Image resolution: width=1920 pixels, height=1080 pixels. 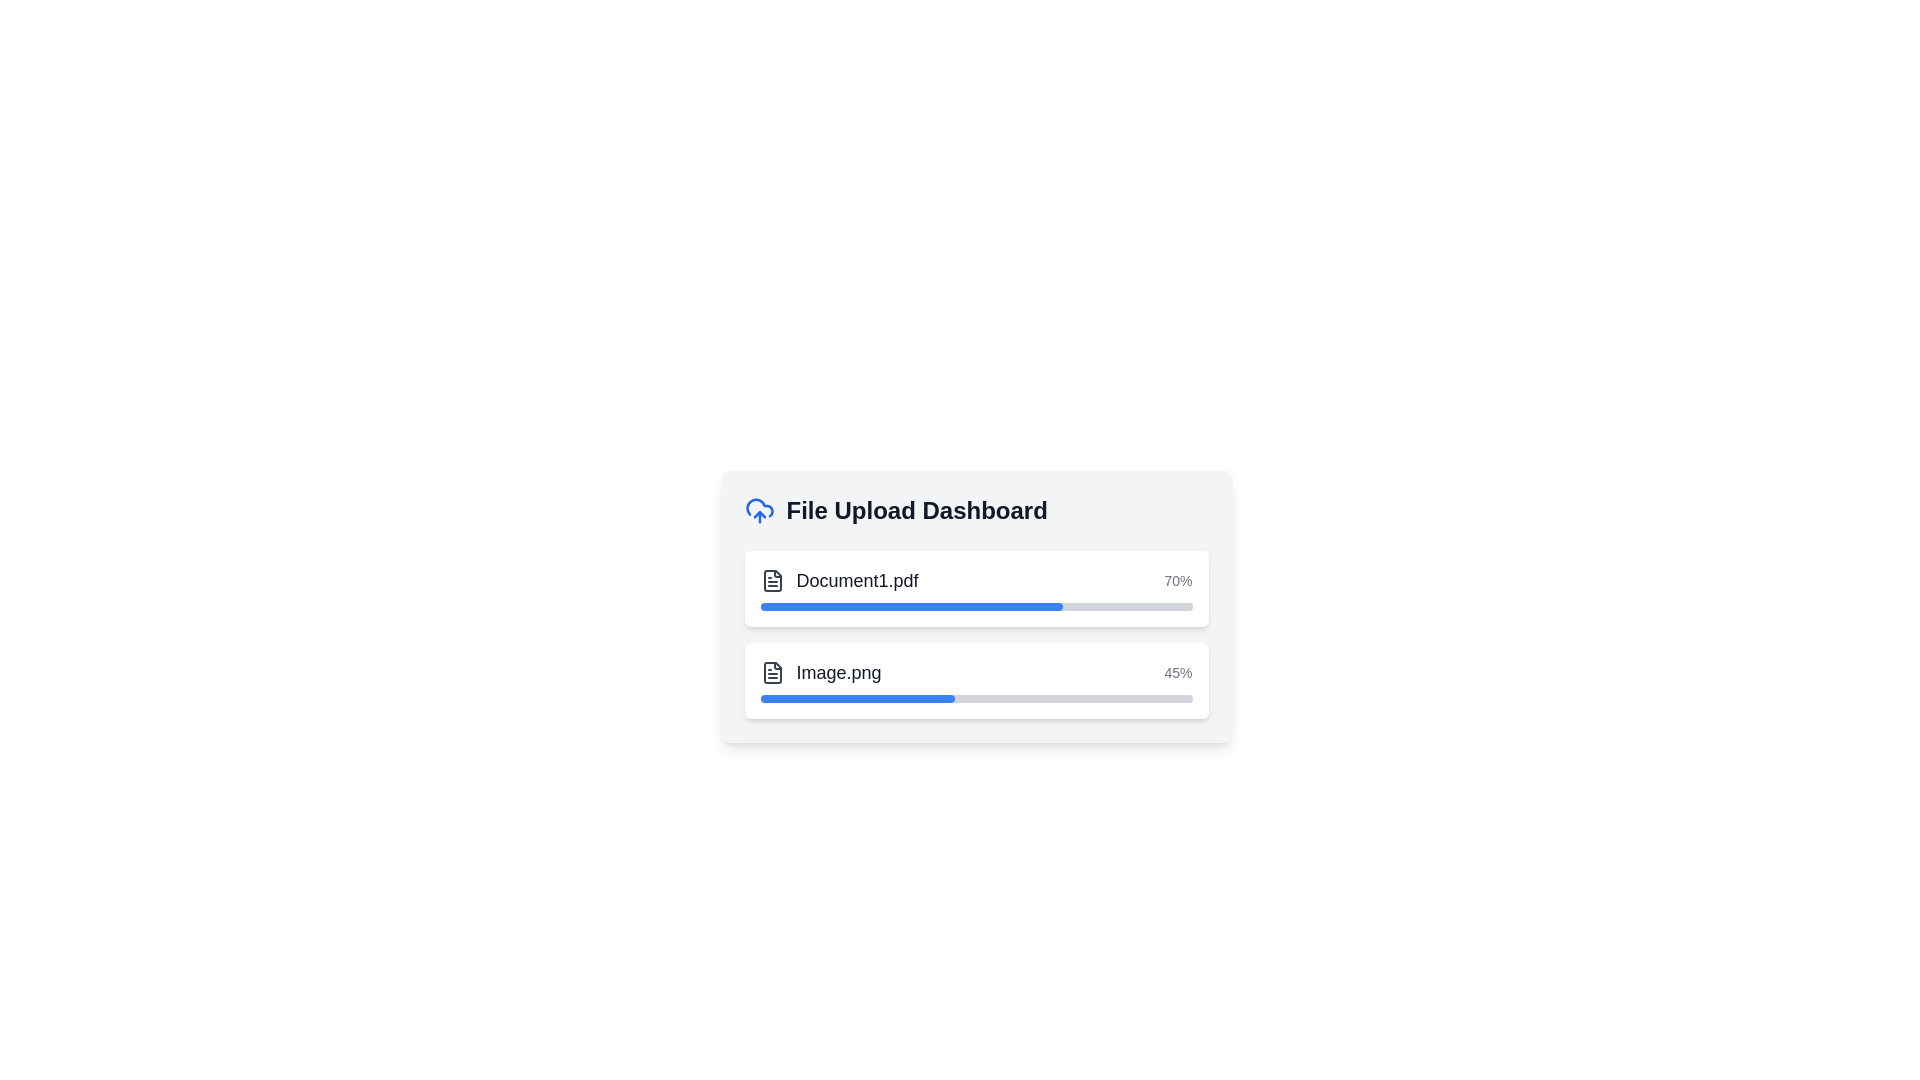 What do you see at coordinates (976, 635) in the screenshot?
I see `the file names in the List of progress indicators within the 'File Upload Dashboard' panel` at bounding box center [976, 635].